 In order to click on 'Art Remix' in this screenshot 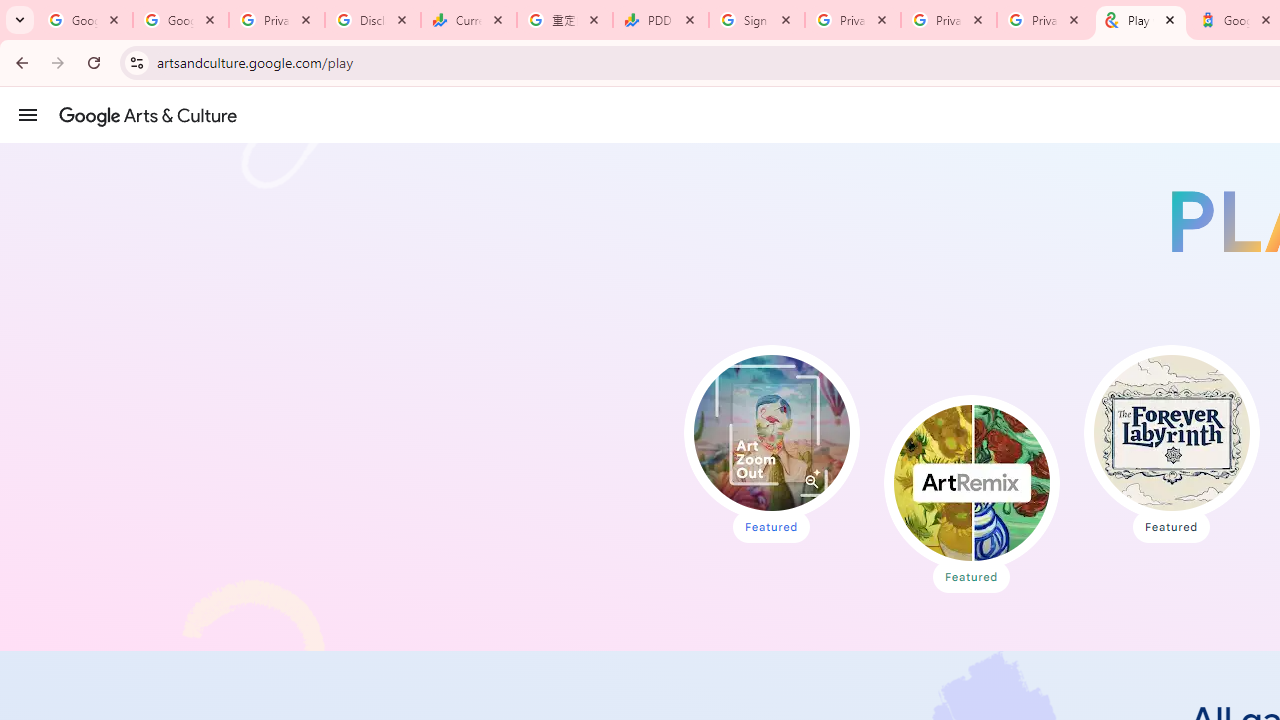, I will do `click(971, 483)`.